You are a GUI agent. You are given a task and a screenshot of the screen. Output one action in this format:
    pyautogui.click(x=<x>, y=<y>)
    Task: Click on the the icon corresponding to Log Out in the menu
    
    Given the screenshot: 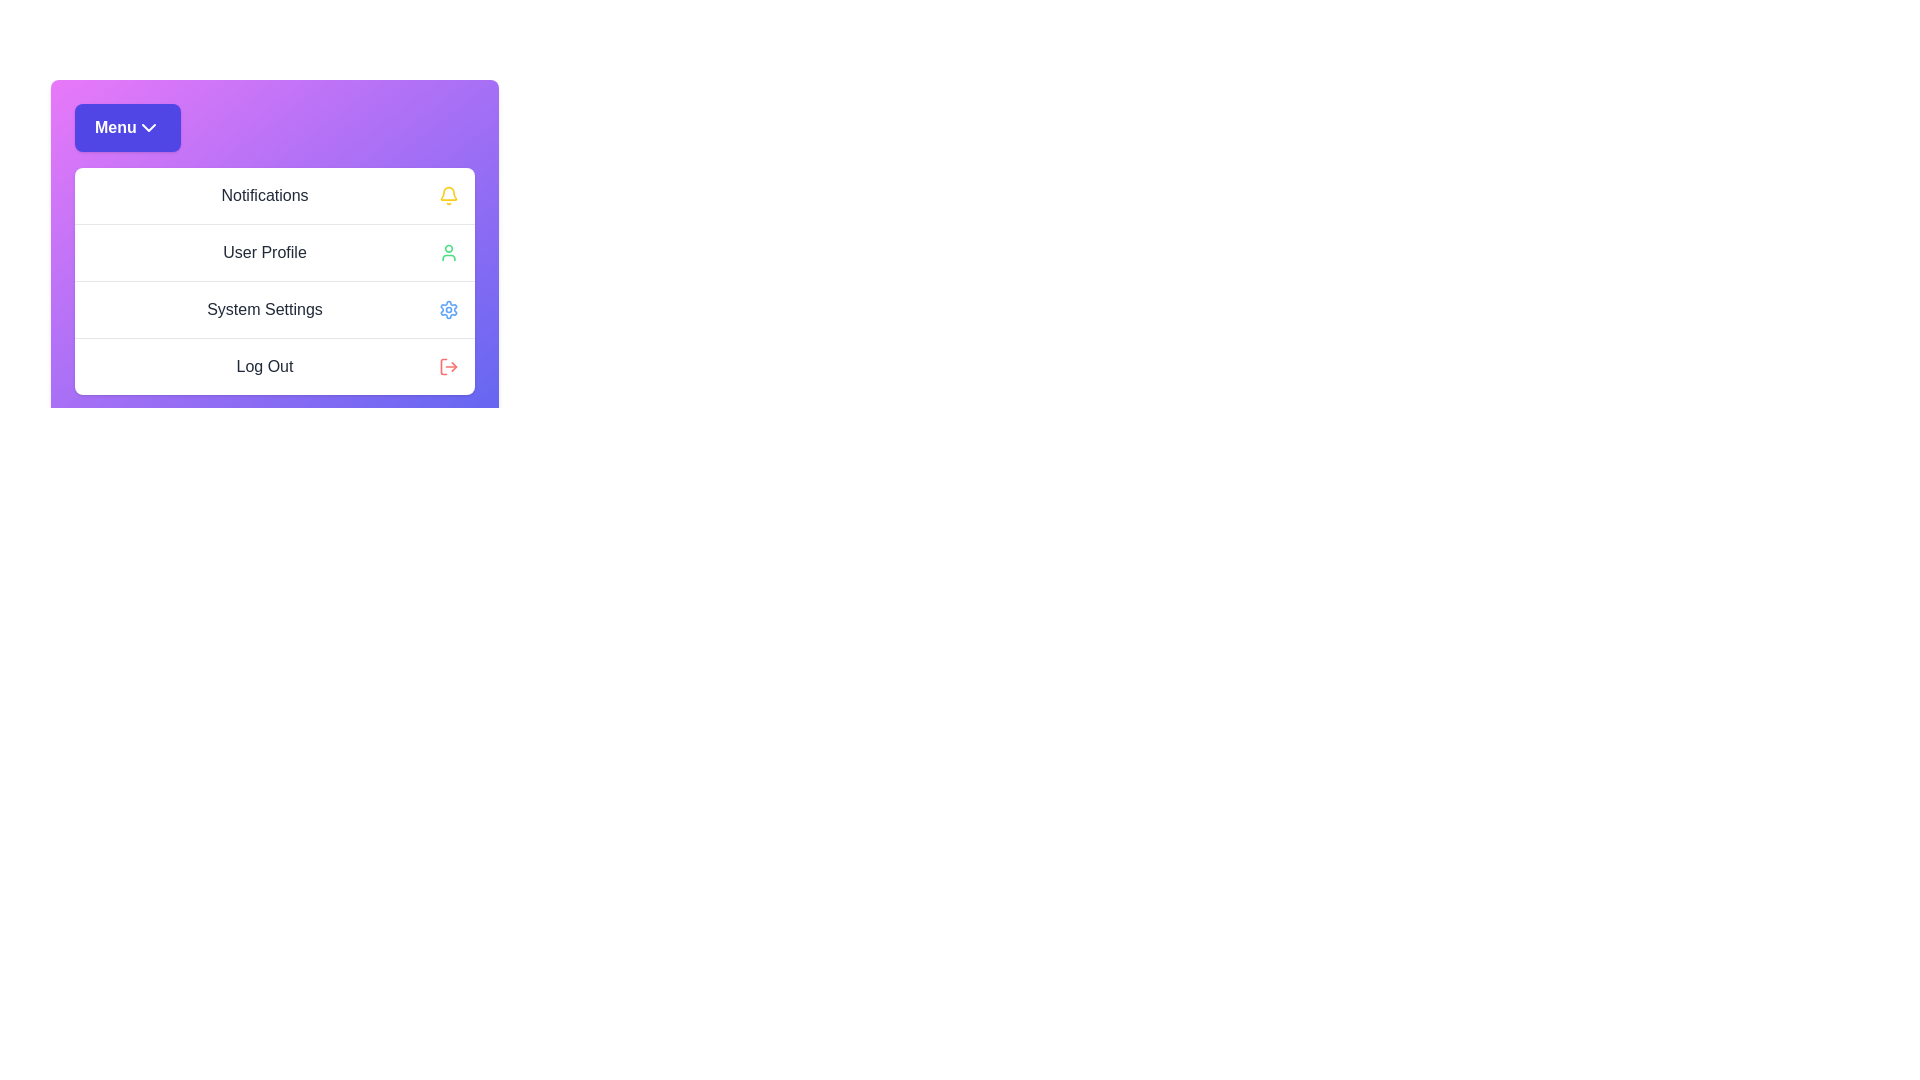 What is the action you would take?
    pyautogui.click(x=448, y=366)
    